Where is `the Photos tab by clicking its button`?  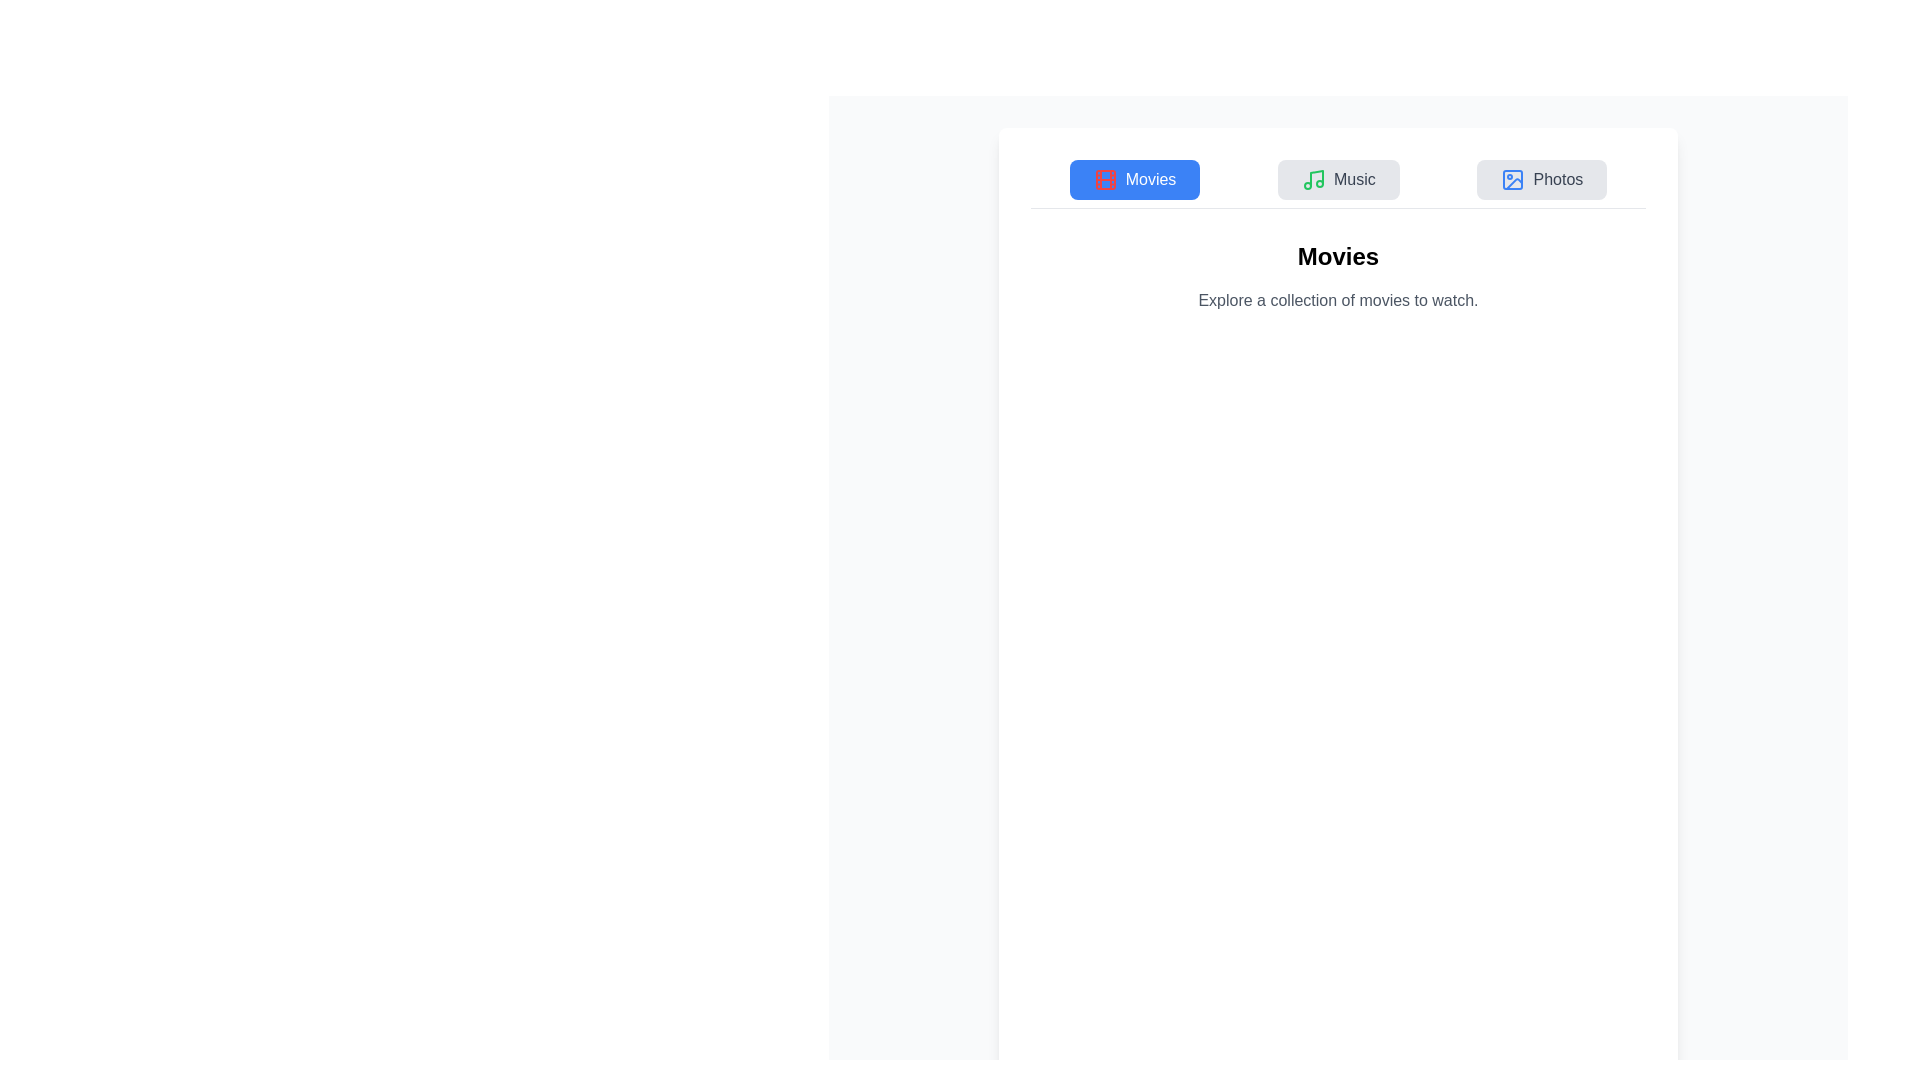 the Photos tab by clicking its button is located at coordinates (1540, 180).